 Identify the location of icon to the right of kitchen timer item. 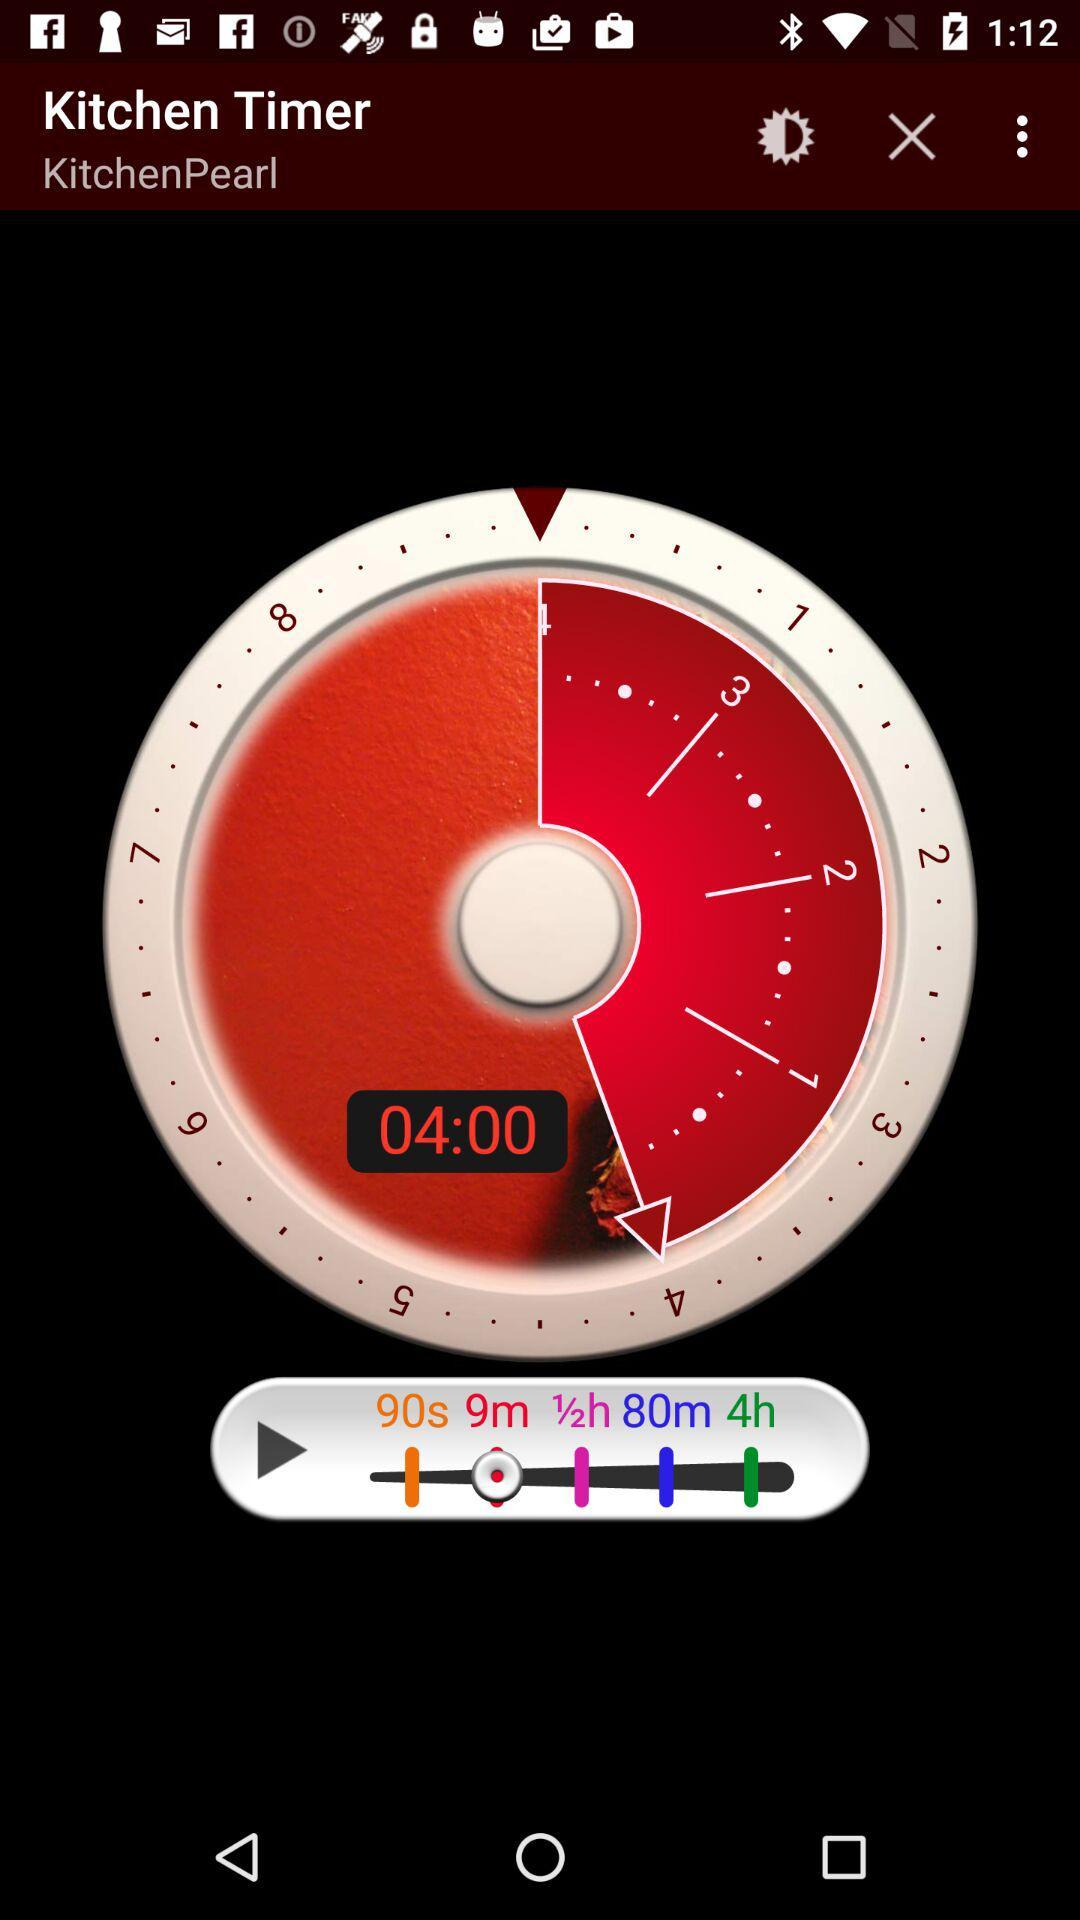
(785, 135).